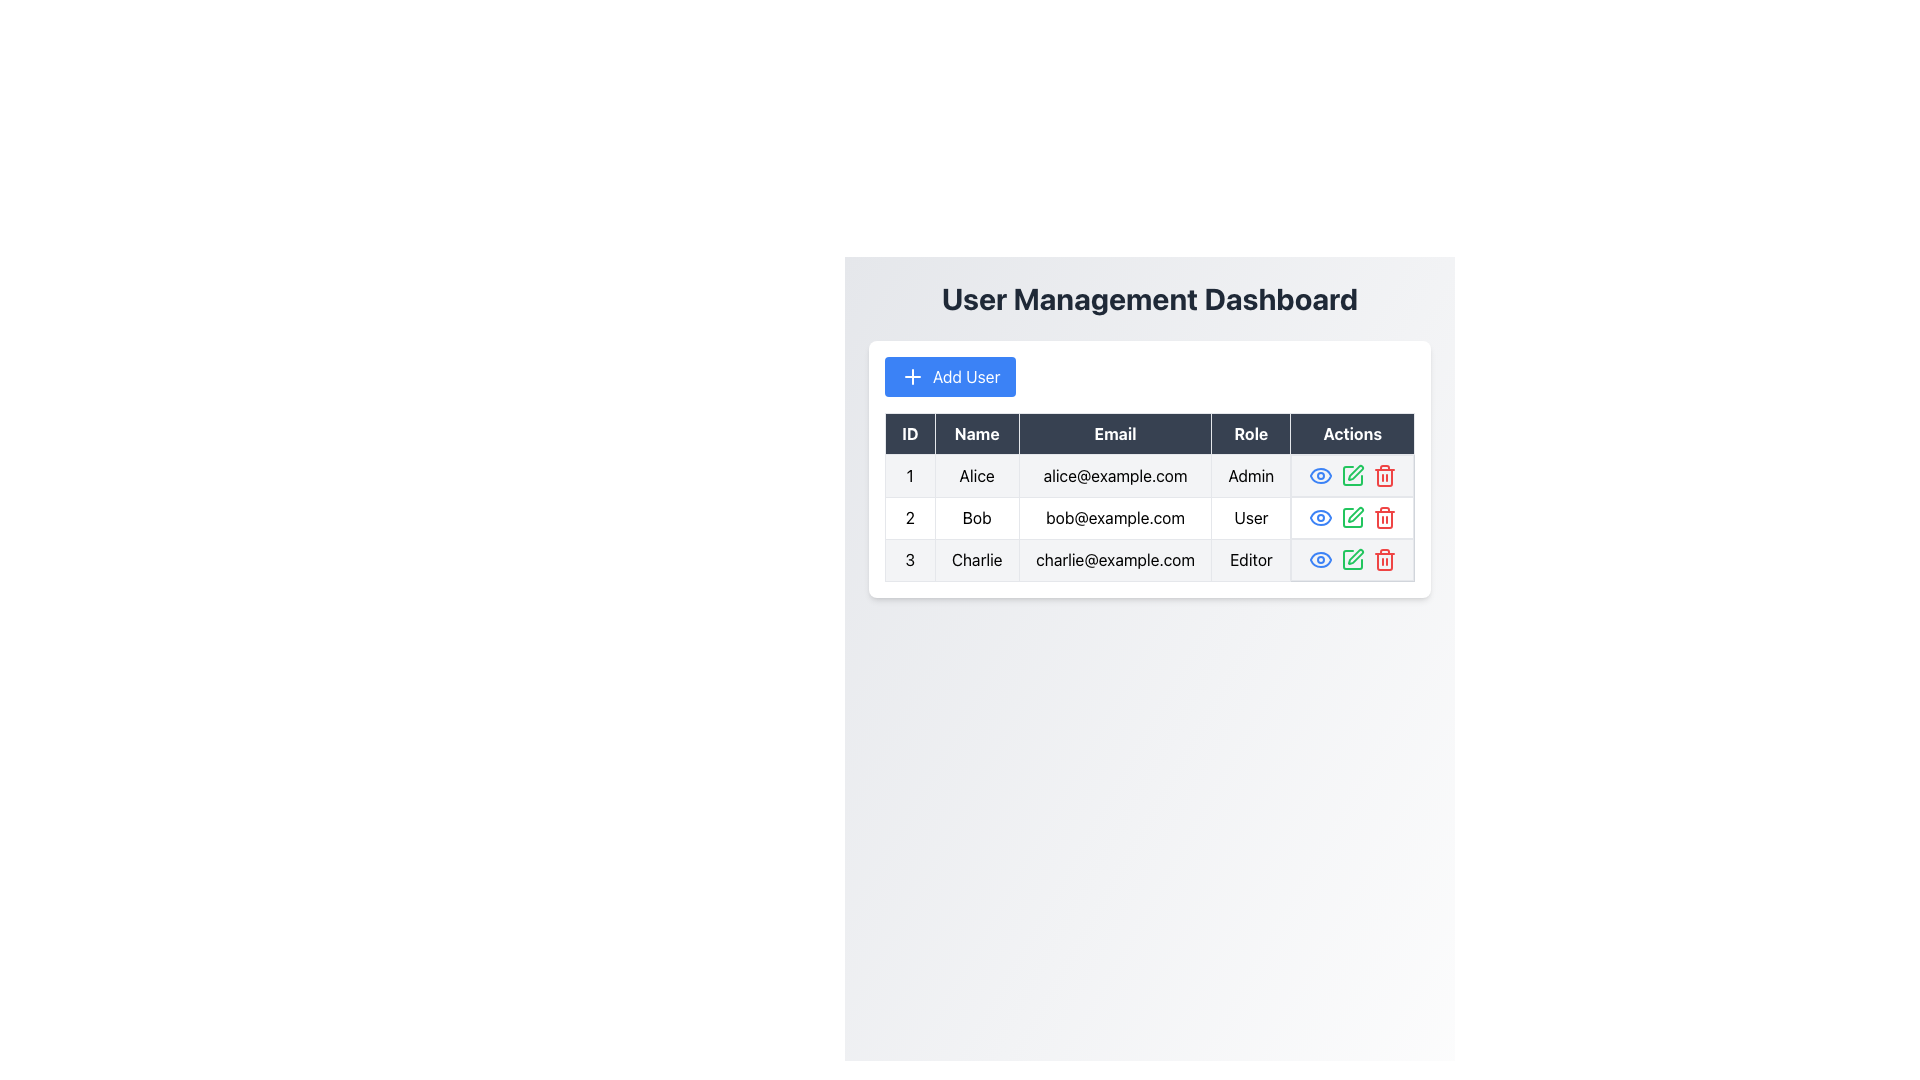 This screenshot has width=1920, height=1080. Describe the element at coordinates (1114, 475) in the screenshot. I see `the text display element showing the email address 'alice@example.com' in the 'Email' column of the user management table` at that location.